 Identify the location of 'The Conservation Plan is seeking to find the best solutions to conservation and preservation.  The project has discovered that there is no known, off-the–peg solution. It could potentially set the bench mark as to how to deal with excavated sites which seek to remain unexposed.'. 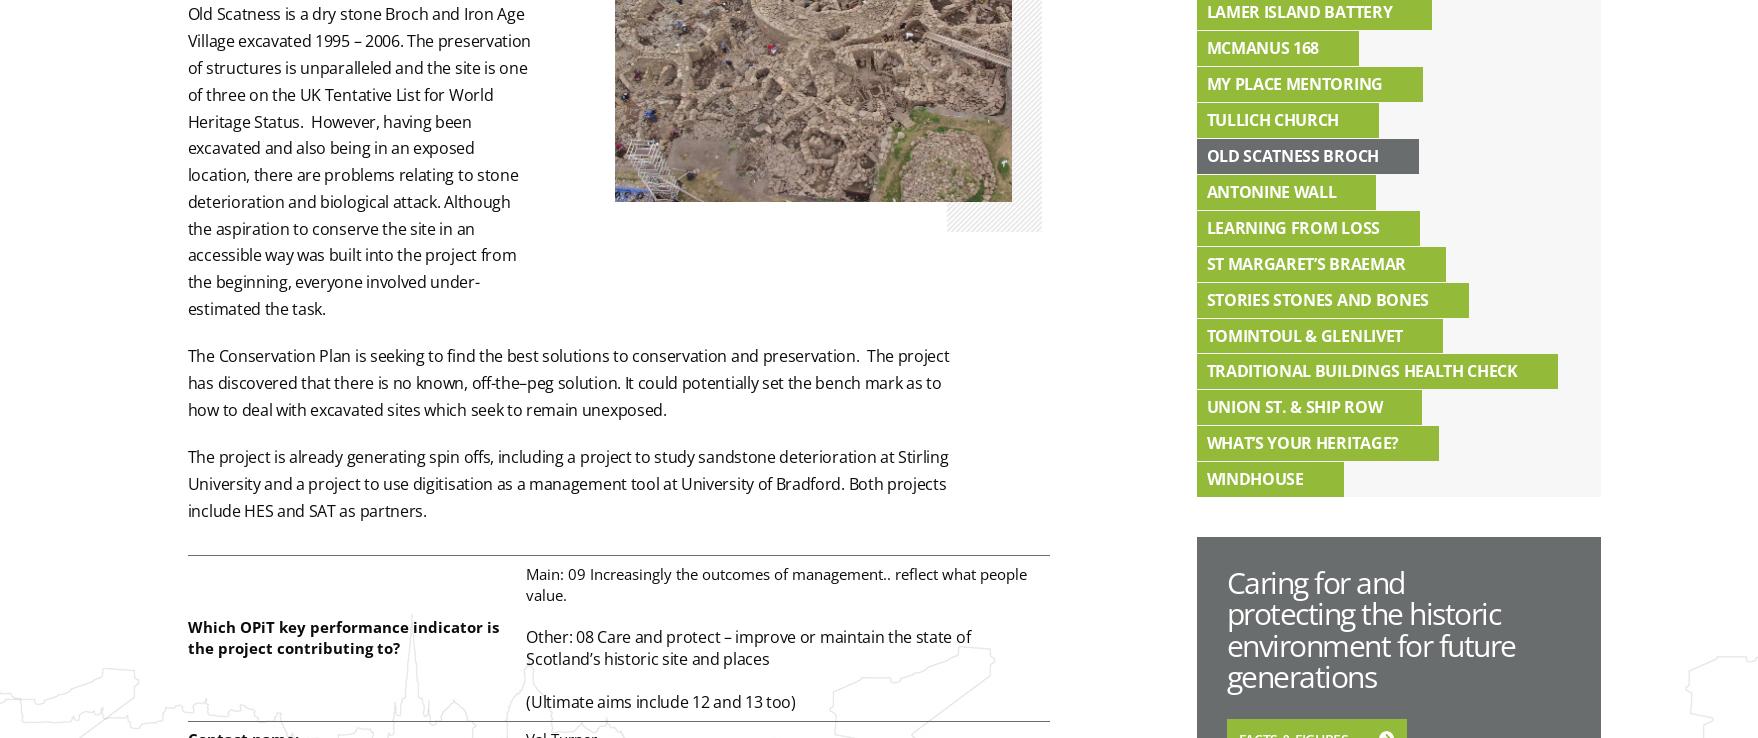
(567, 381).